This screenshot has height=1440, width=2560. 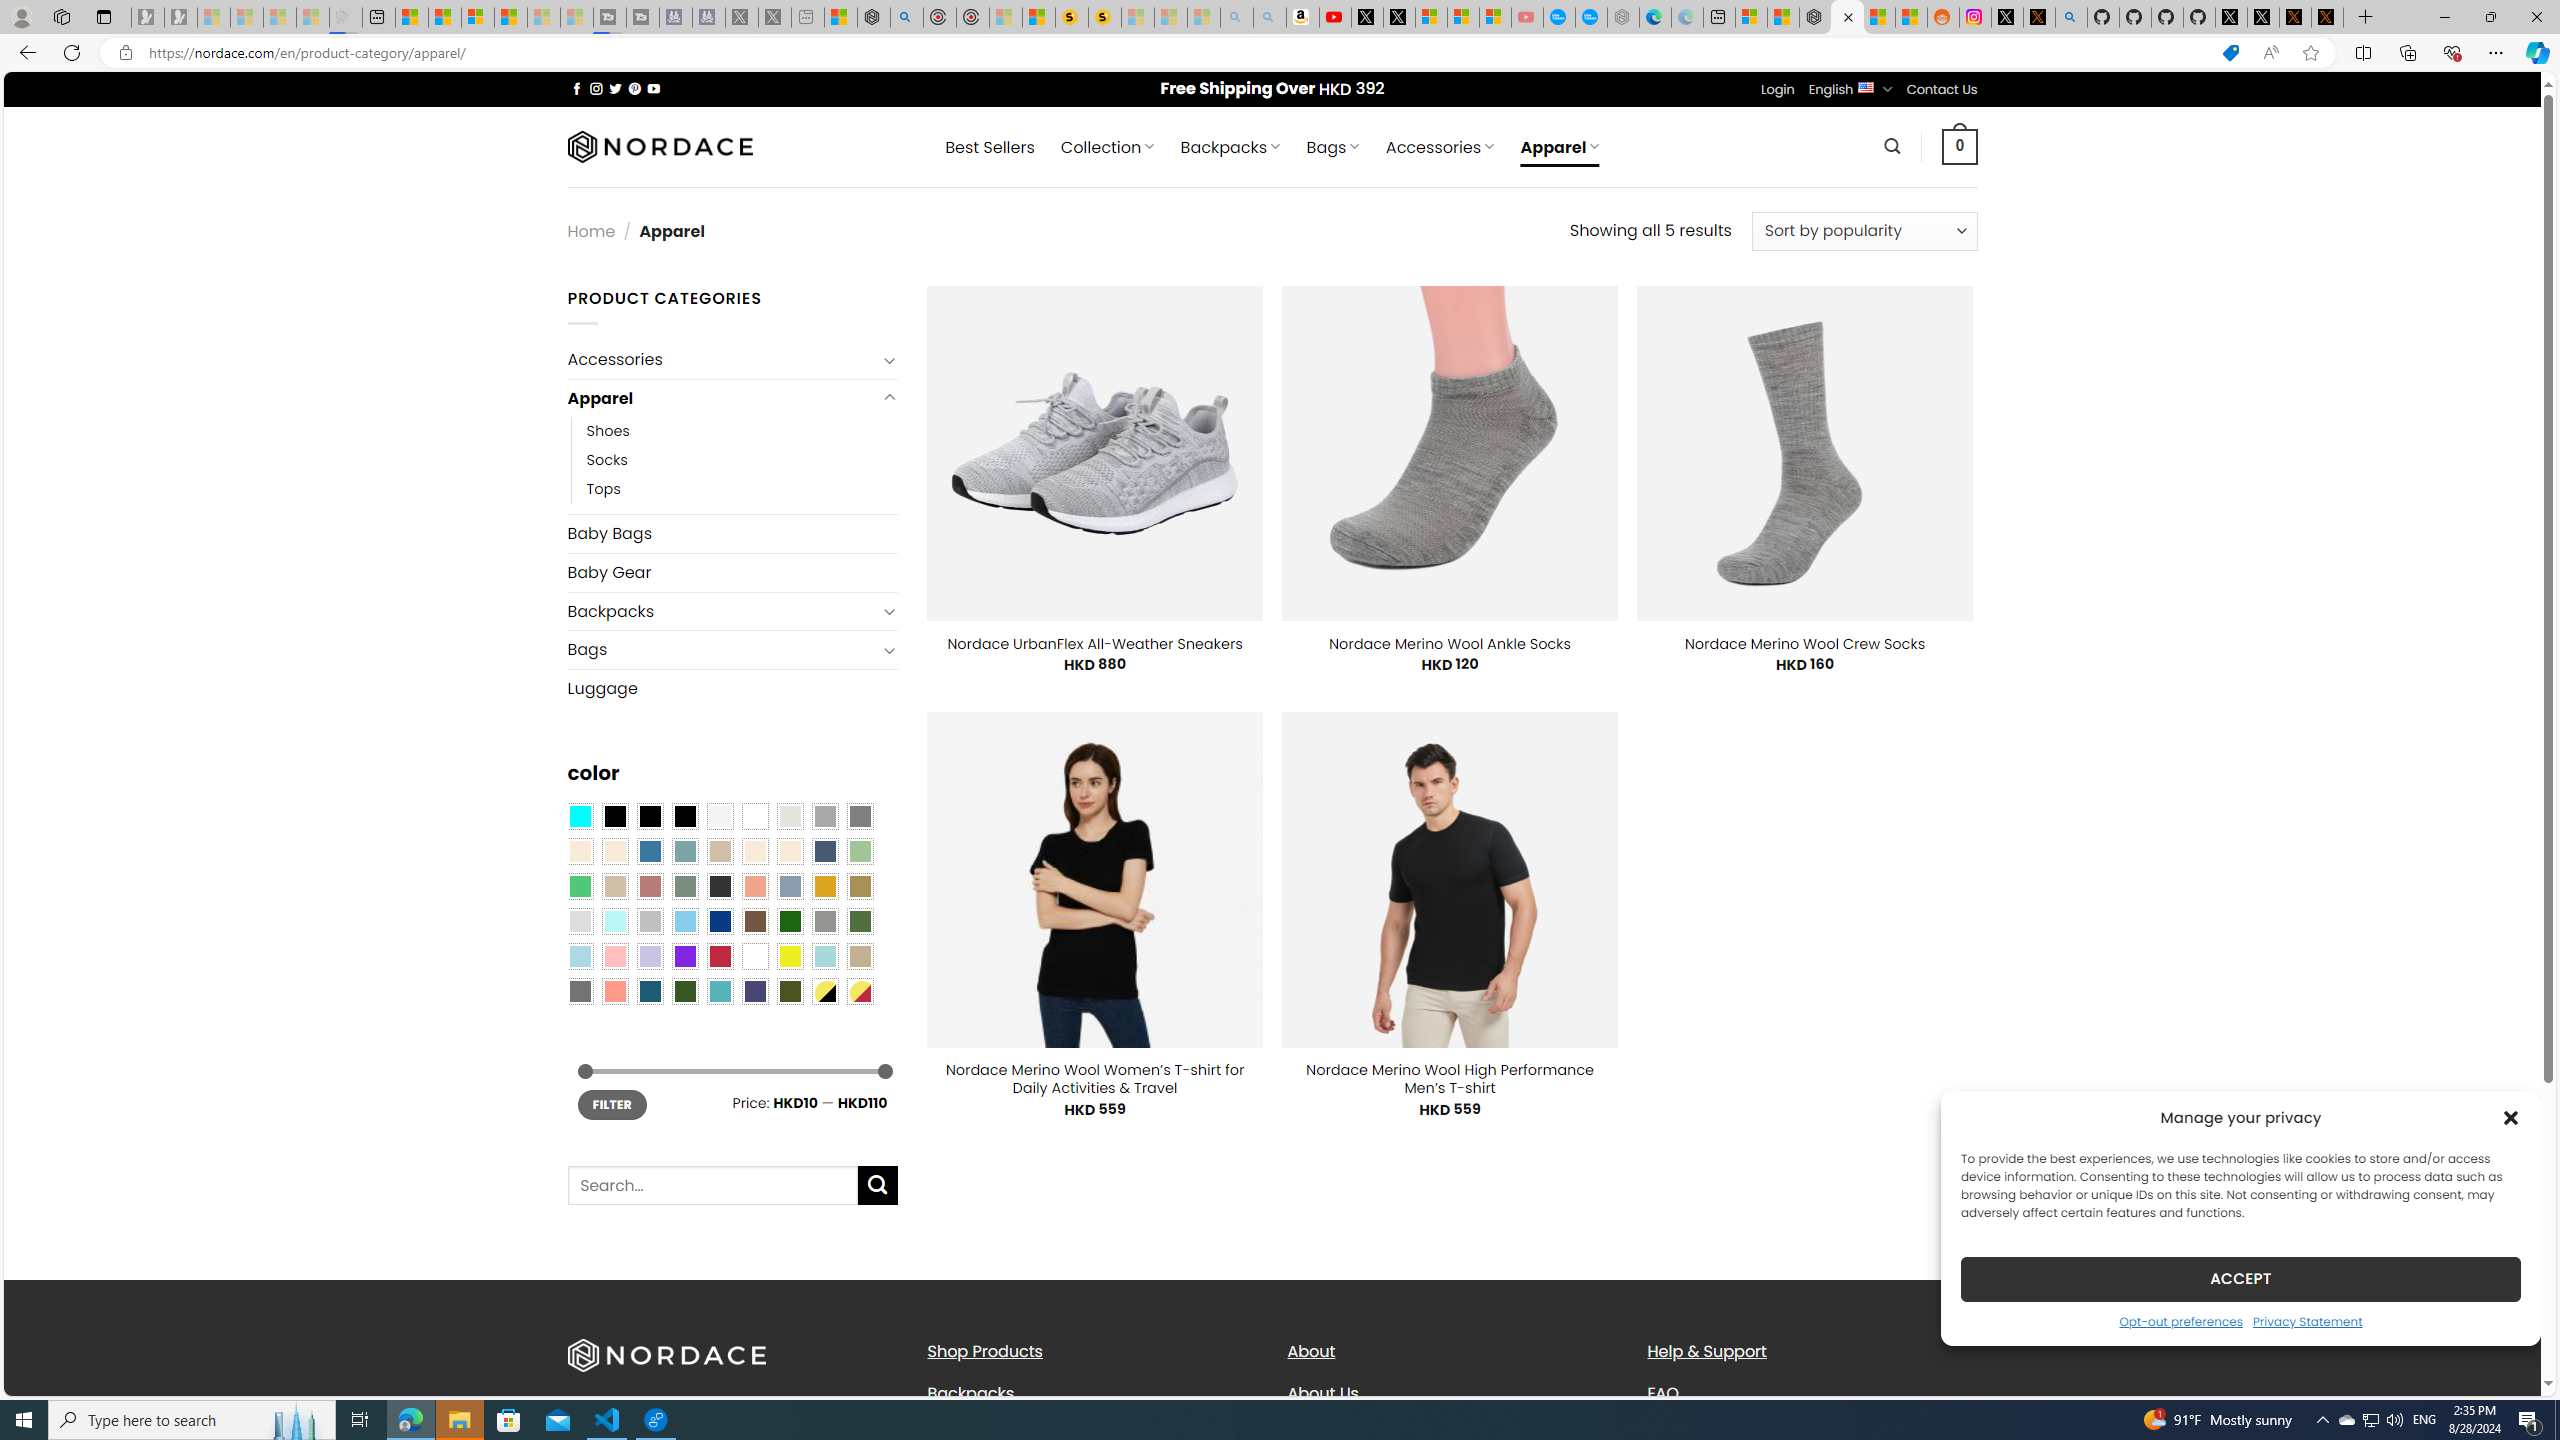 What do you see at coordinates (684, 955) in the screenshot?
I see `'Purple'` at bounding box center [684, 955].